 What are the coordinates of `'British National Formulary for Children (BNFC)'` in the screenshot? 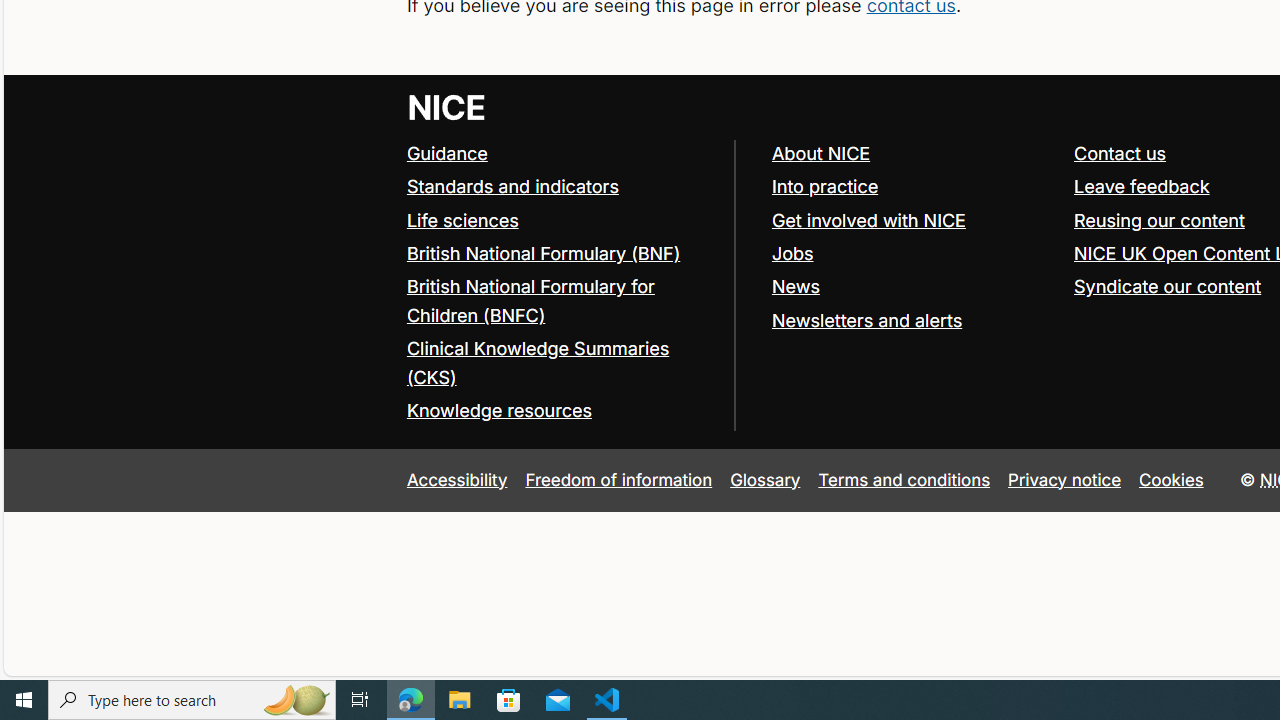 It's located at (560, 301).